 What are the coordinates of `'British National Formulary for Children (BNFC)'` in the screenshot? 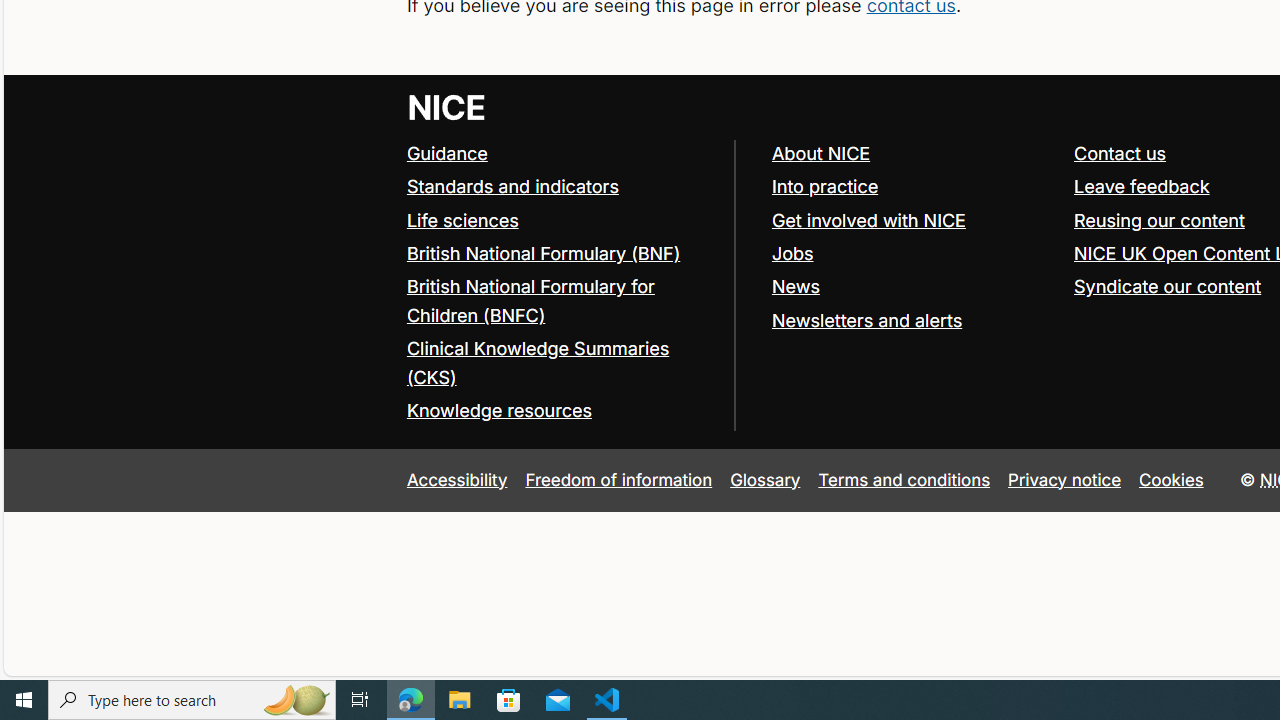 It's located at (560, 301).